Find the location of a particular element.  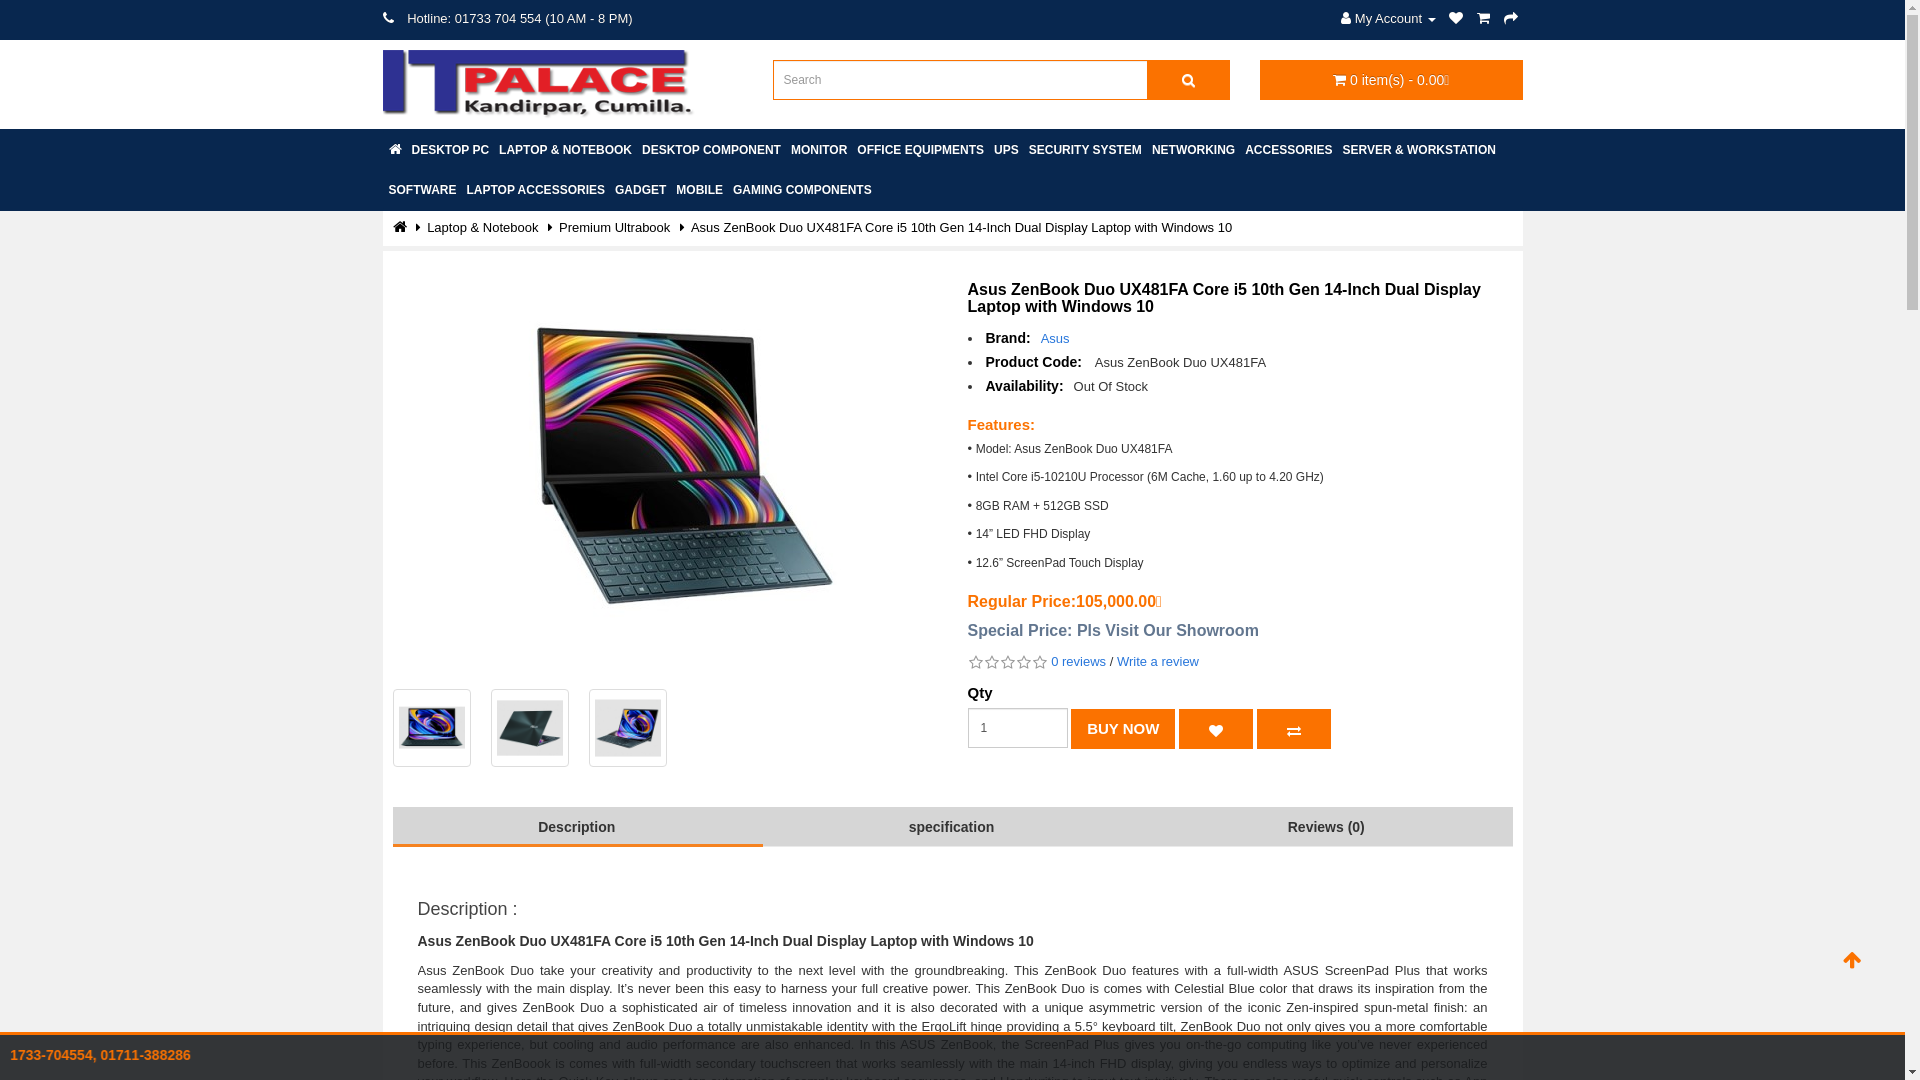

'0 reviews' is located at coordinates (1050, 661).